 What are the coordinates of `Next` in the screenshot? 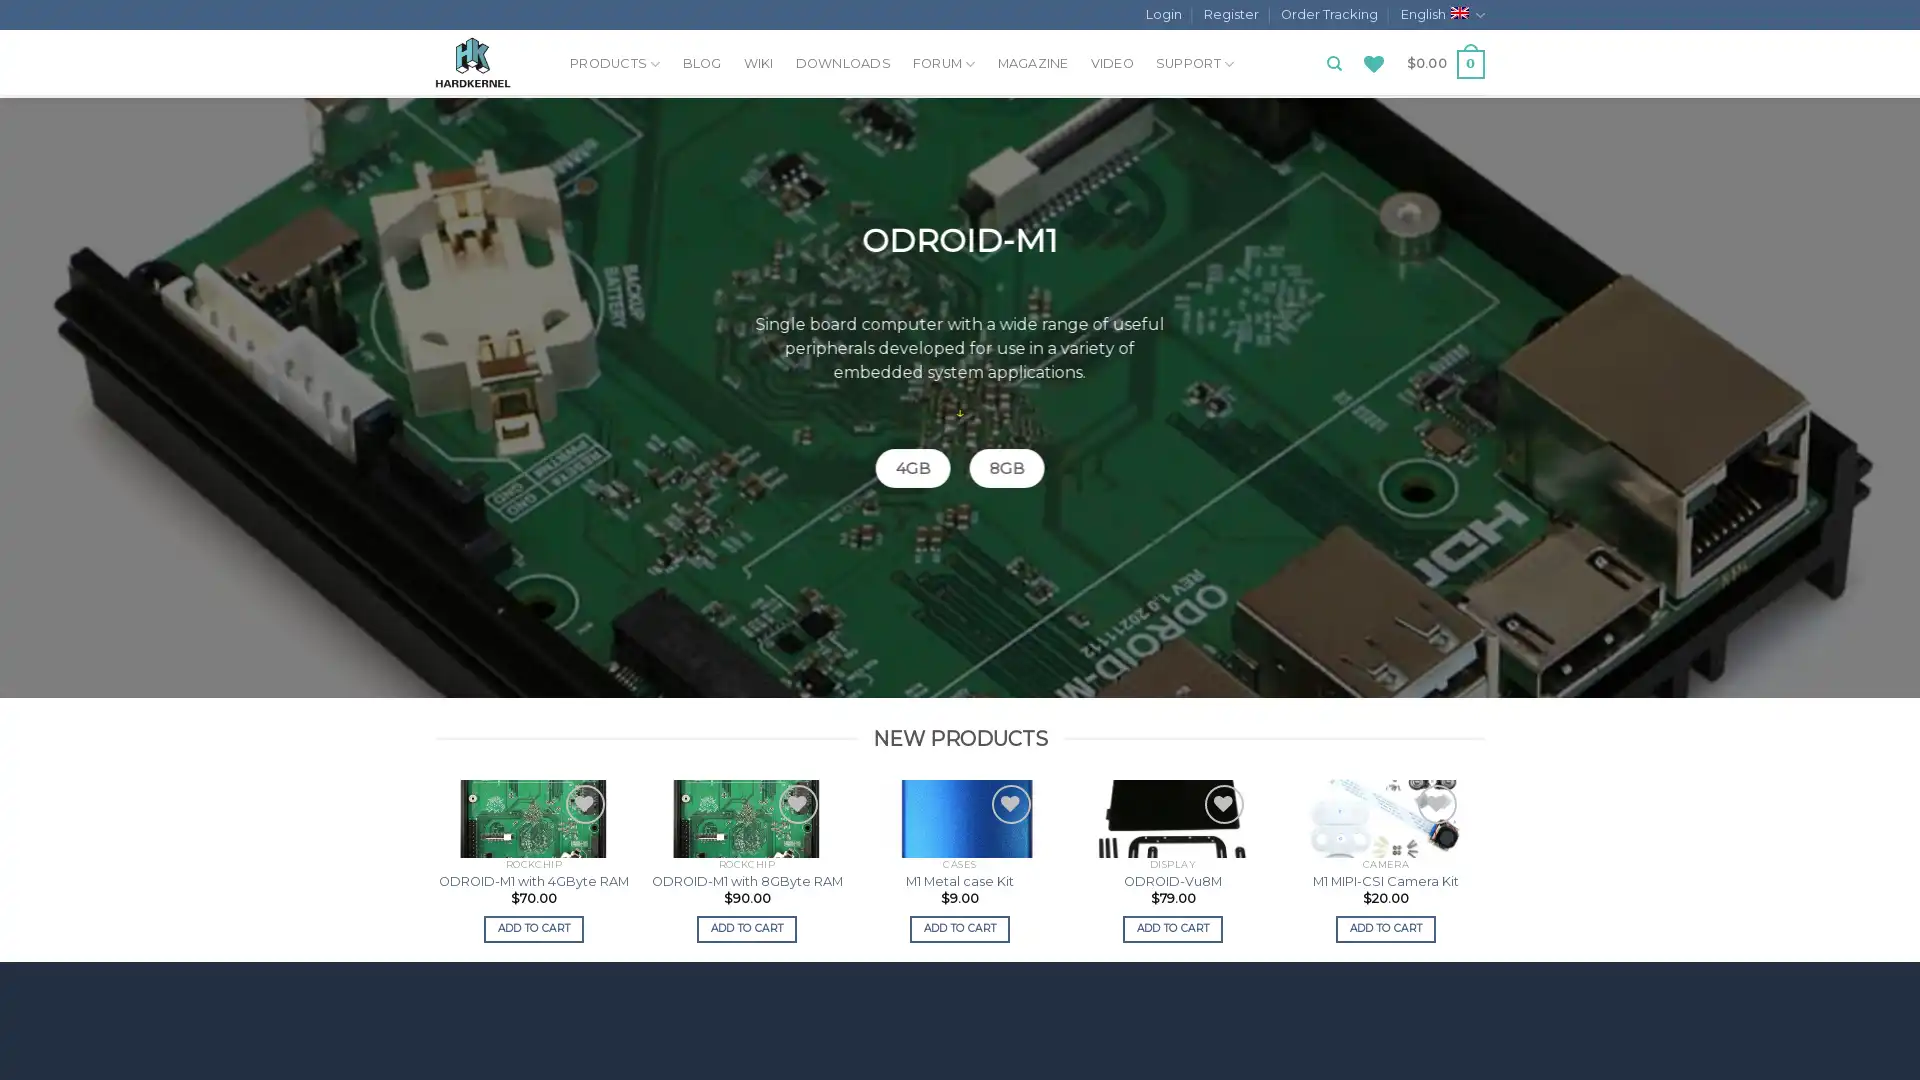 It's located at (1481, 867).